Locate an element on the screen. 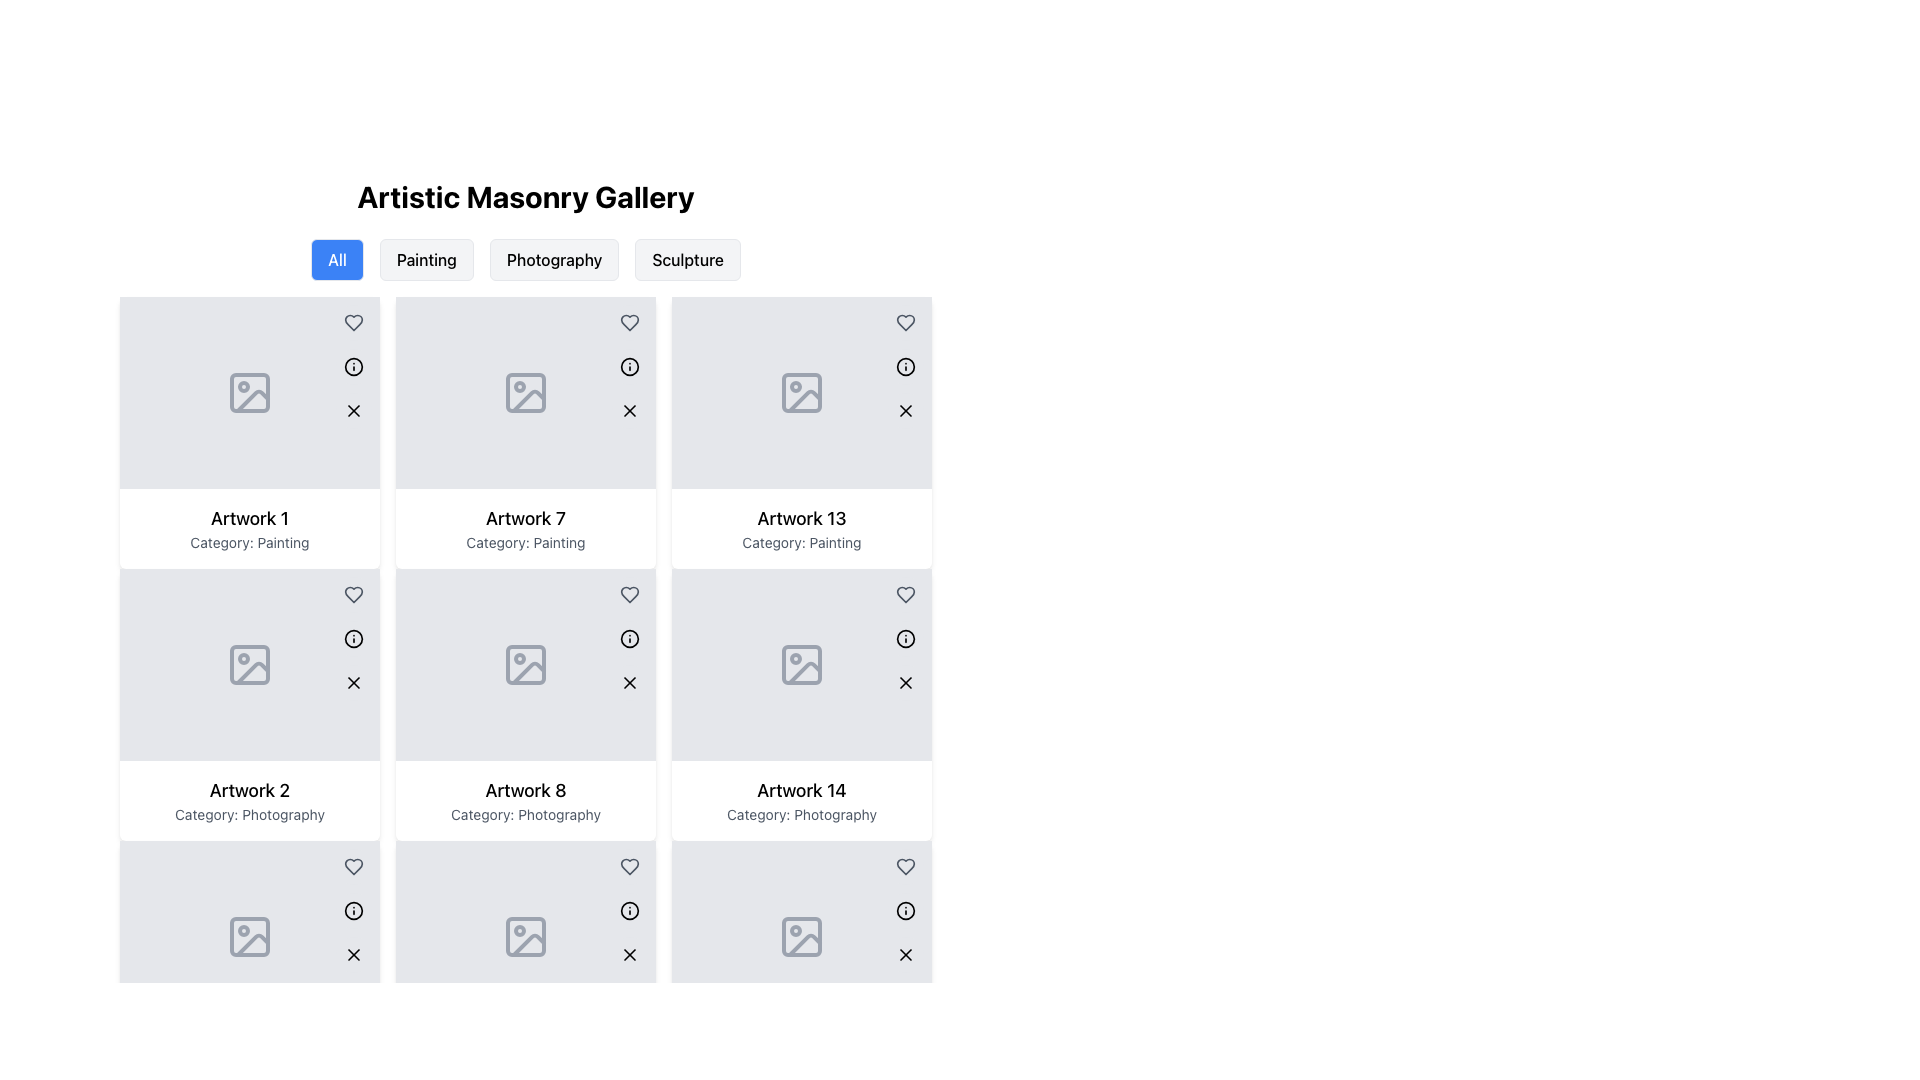 The image size is (1920, 1080). the small diagonal cross ('X') button located at the top-right corner of the tile labeled 'Artwork 8: Category: Photography' is located at coordinates (628, 681).